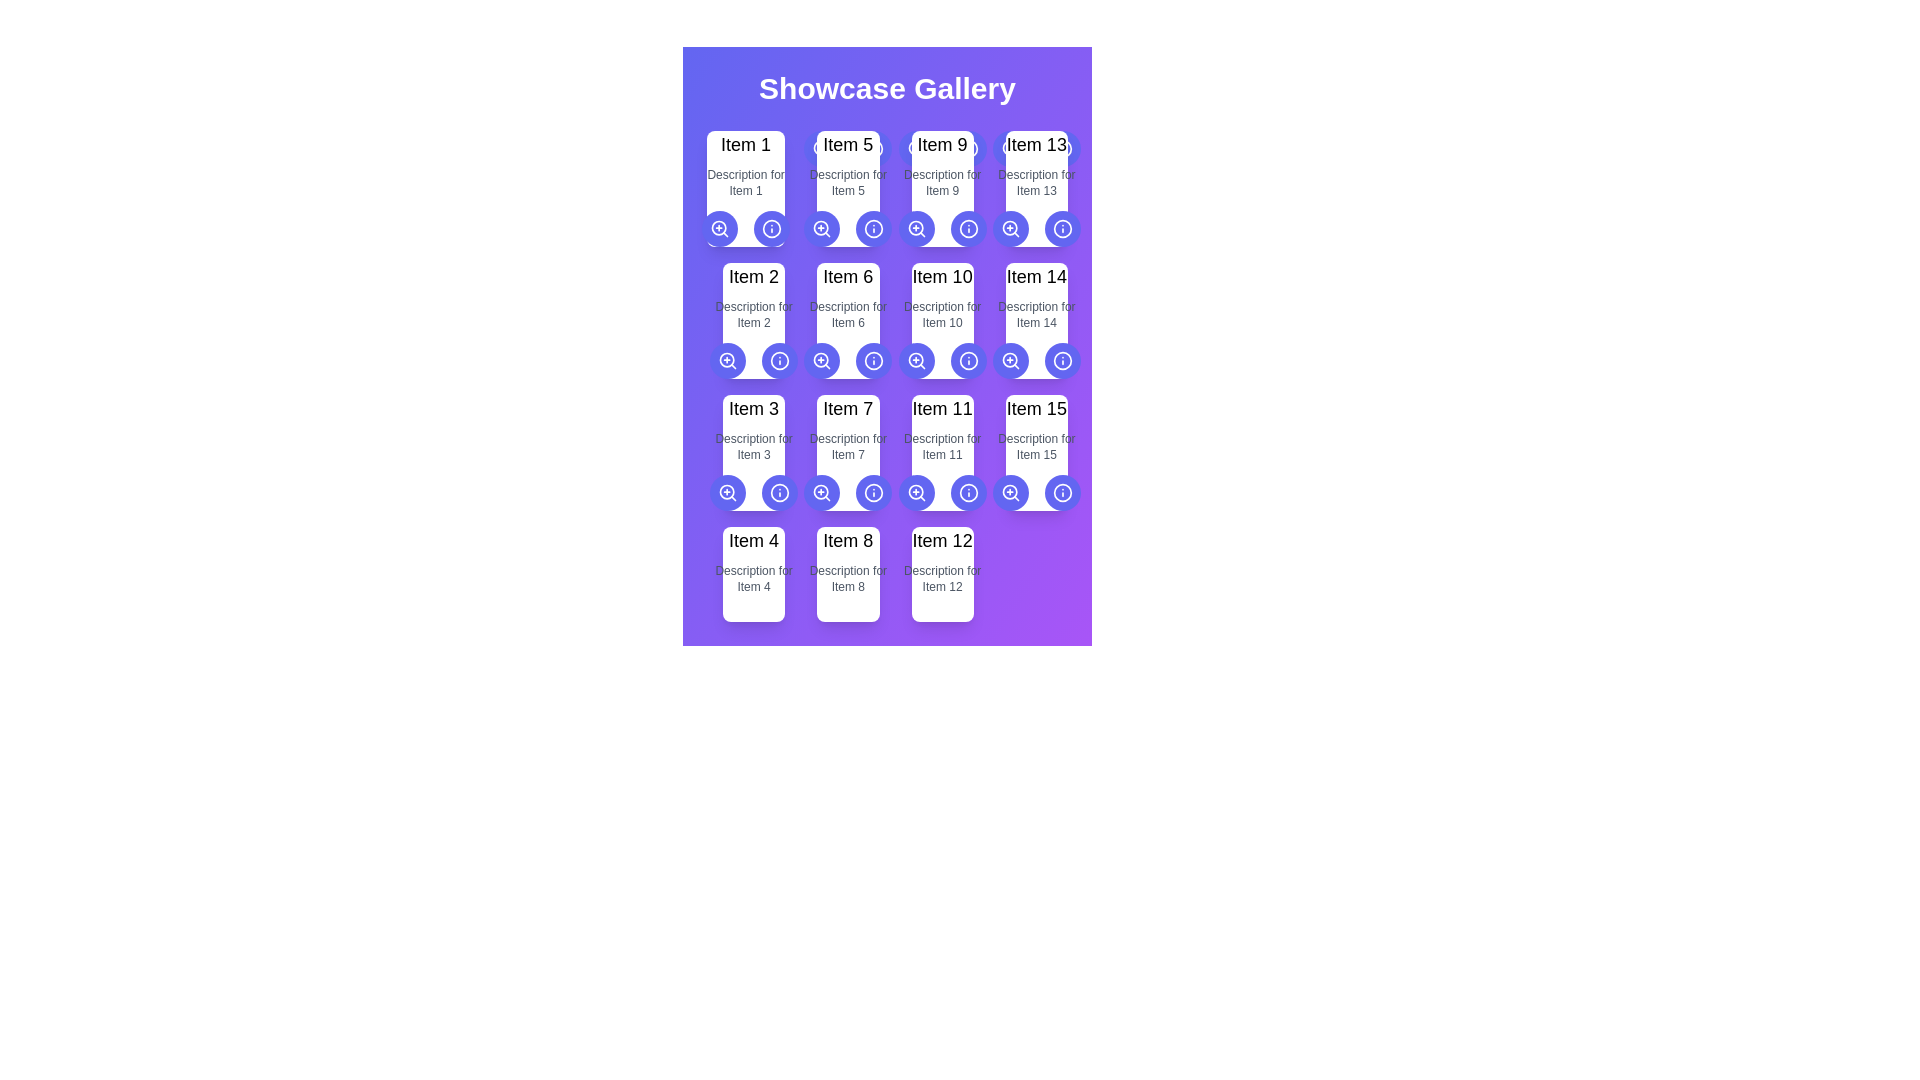 This screenshot has height=1080, width=1920. Describe the element at coordinates (753, 493) in the screenshot. I see `the right circular button in the button group below the card labeled 'Item 3'` at that location.